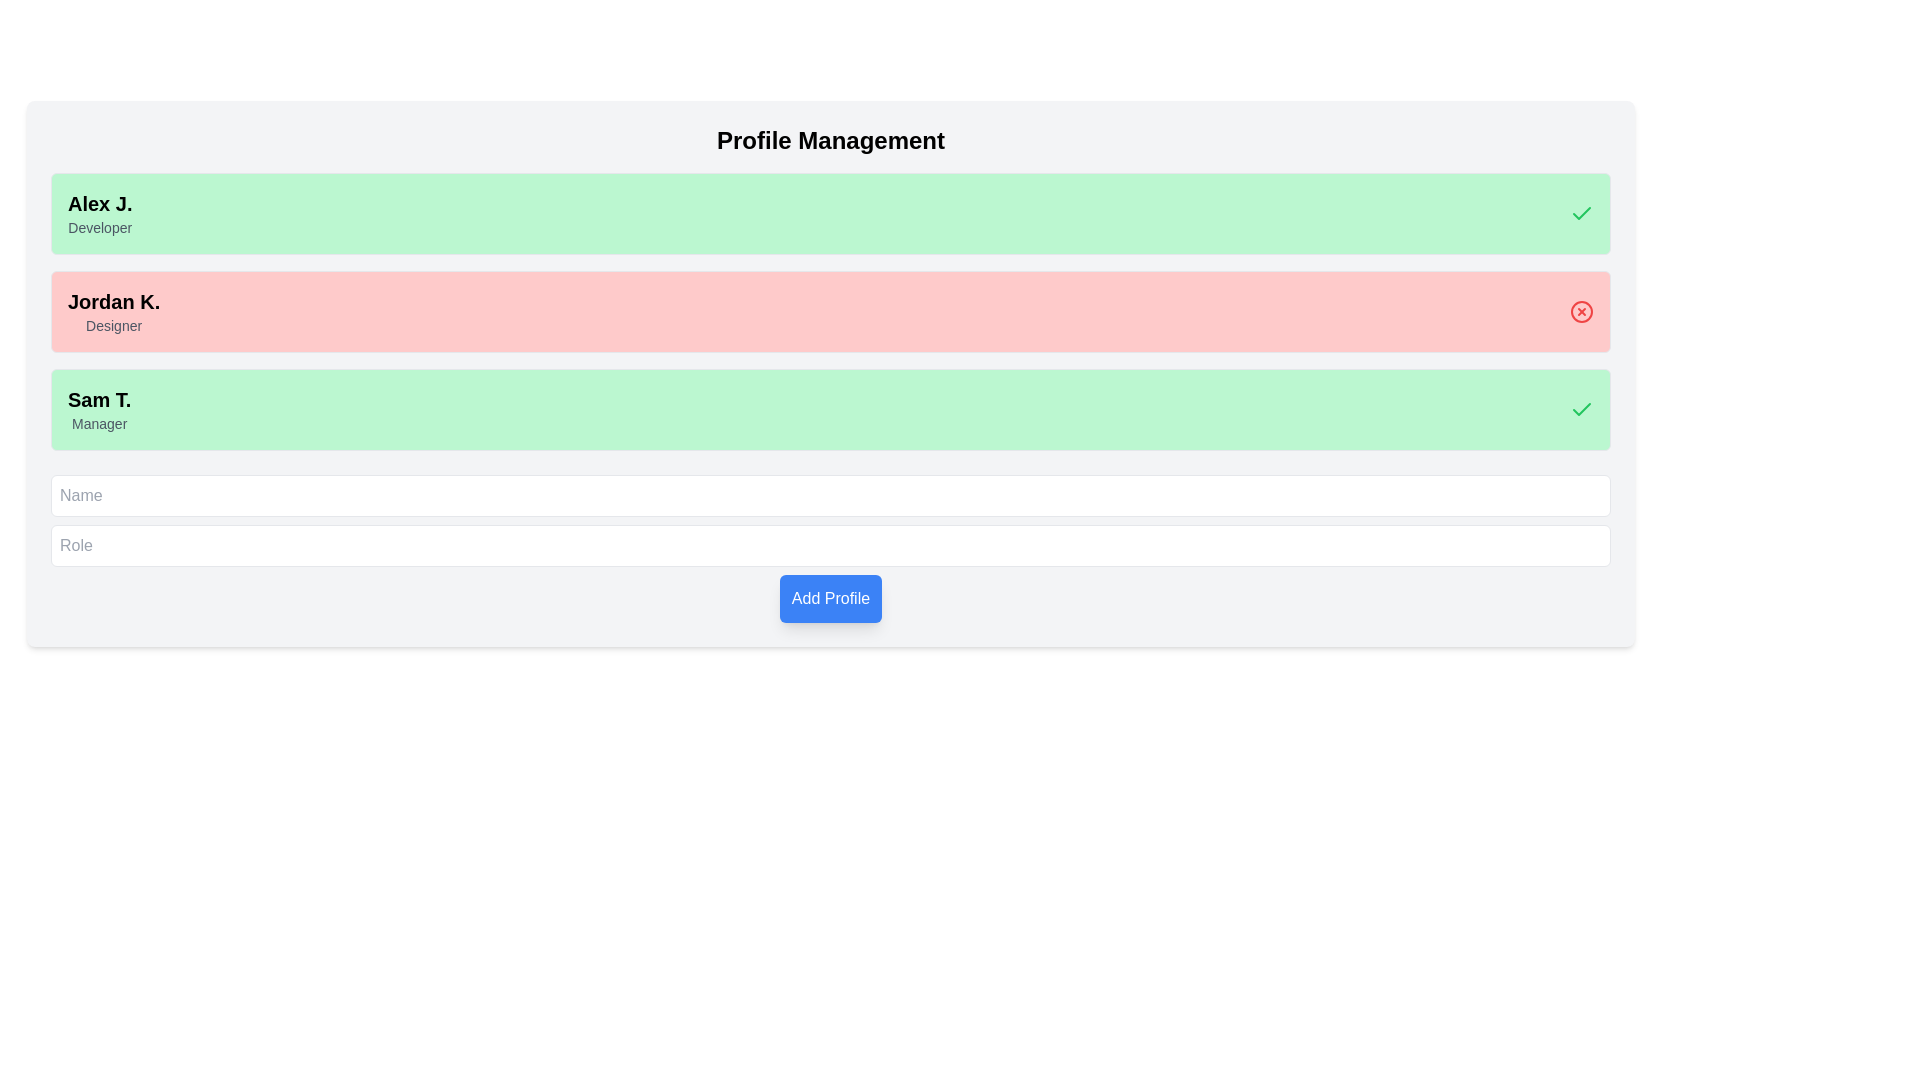  Describe the element at coordinates (98, 423) in the screenshot. I see `the static text label indicating the user role or position of 'Sam T.' located within the third list item of the user profiles section` at that location.